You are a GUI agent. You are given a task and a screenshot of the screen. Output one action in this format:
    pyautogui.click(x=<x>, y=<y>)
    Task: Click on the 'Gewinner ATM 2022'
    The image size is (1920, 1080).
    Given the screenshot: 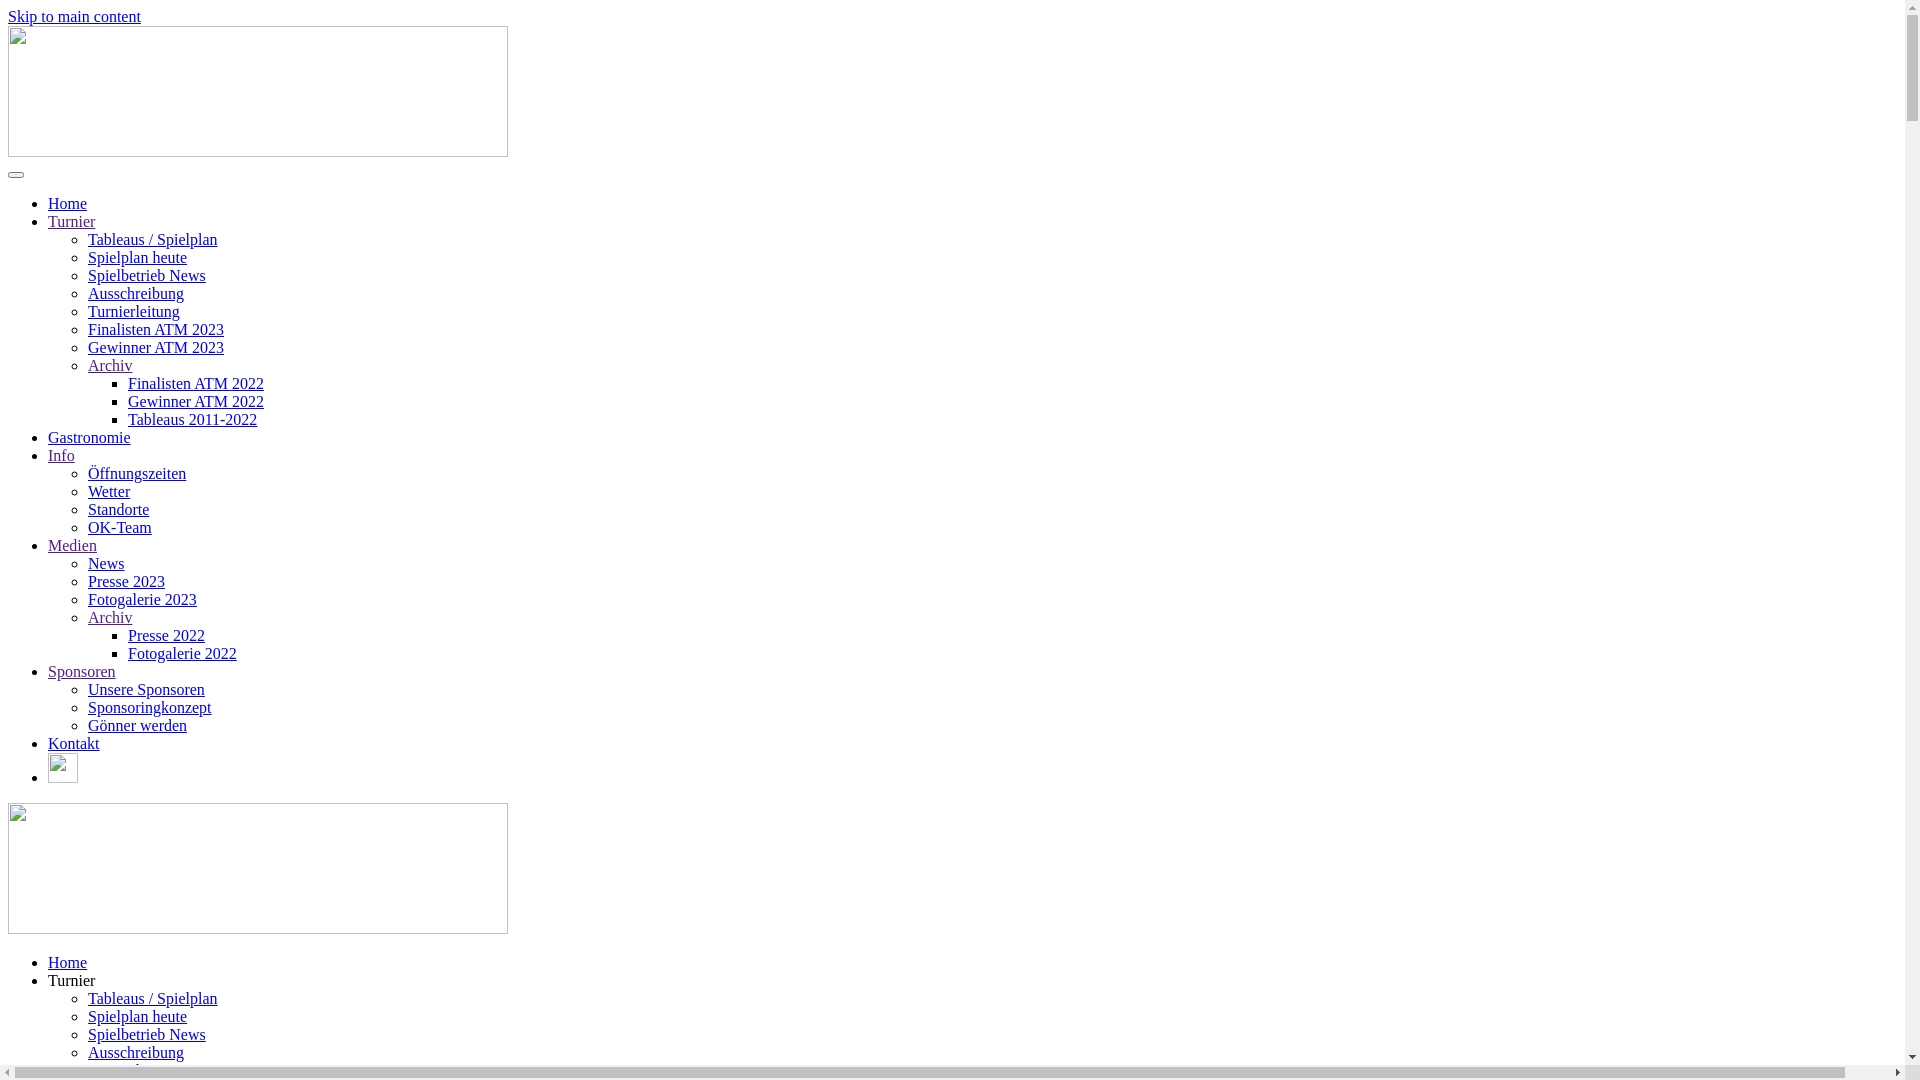 What is the action you would take?
    pyautogui.click(x=196, y=401)
    